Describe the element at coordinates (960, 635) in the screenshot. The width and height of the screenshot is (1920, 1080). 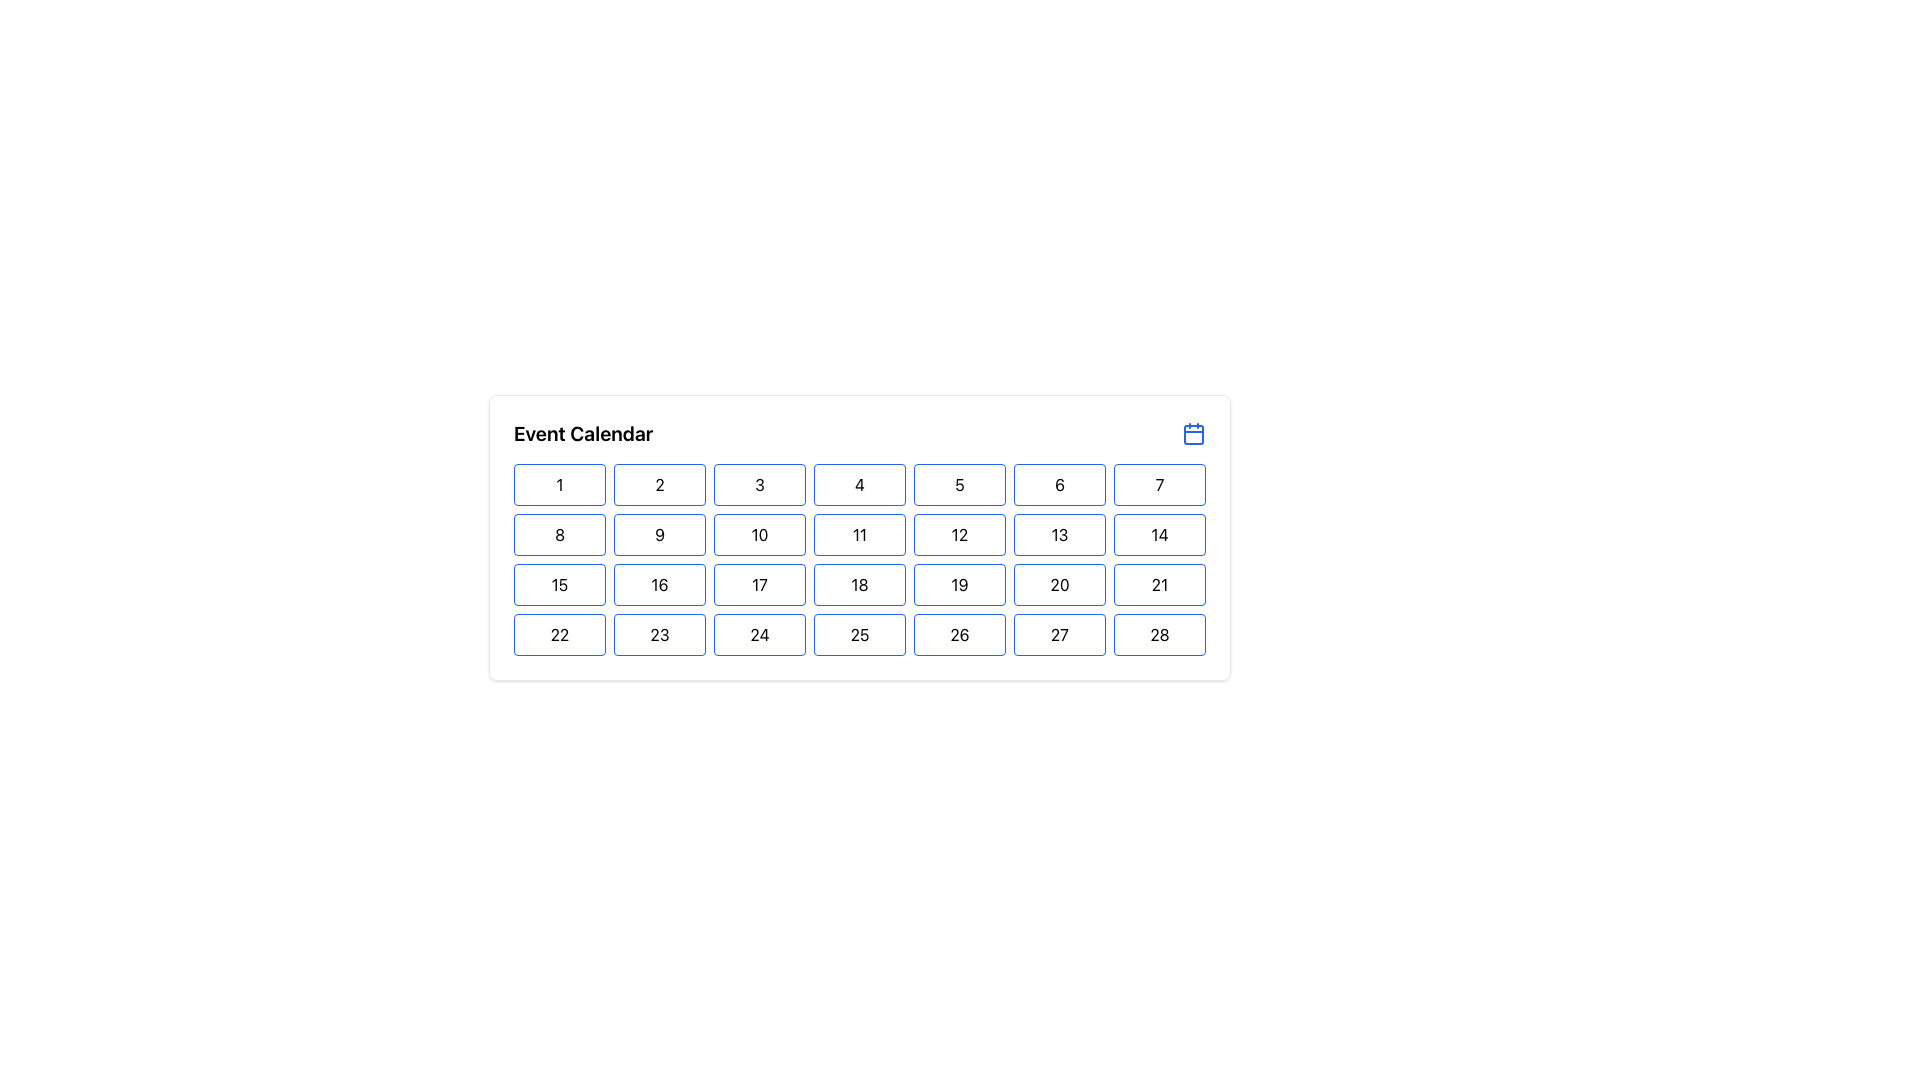
I see `the button representing day 26` at that location.